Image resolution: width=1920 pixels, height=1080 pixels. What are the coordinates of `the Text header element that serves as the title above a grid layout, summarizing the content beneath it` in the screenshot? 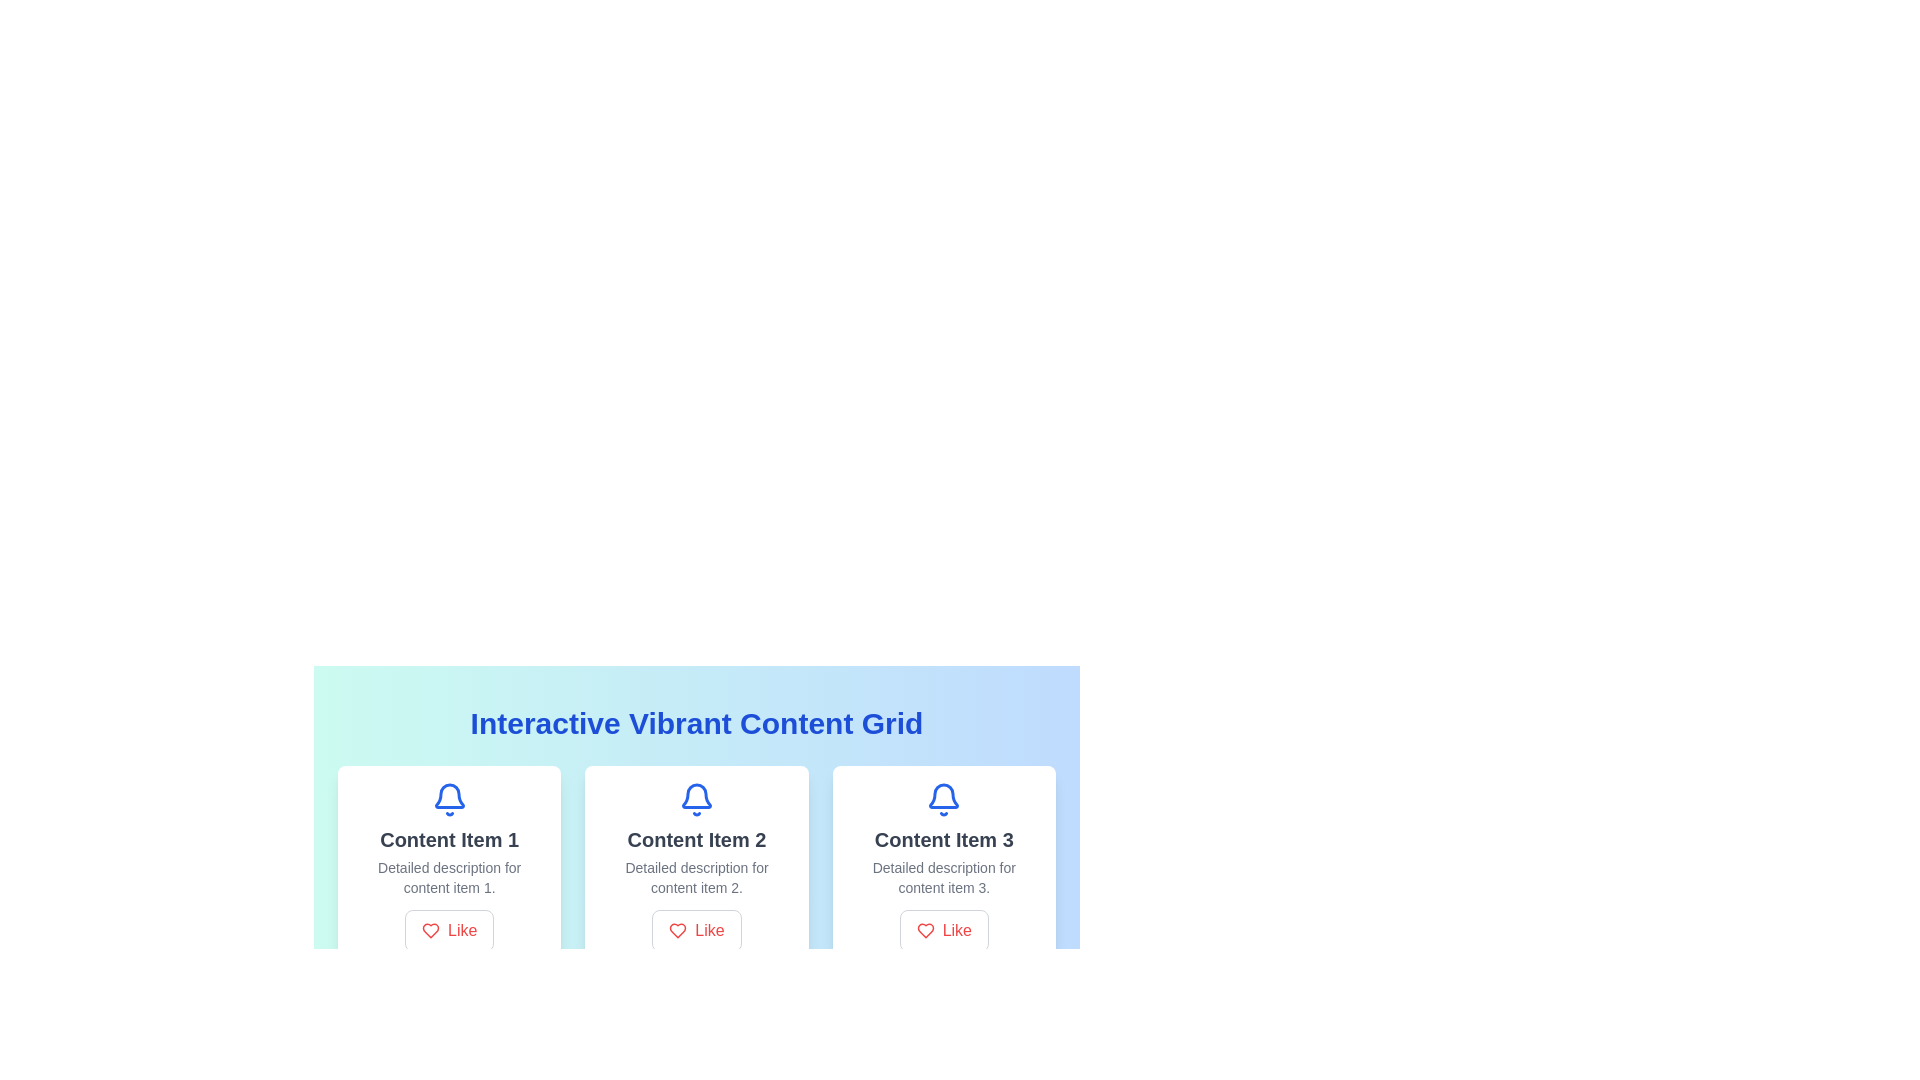 It's located at (696, 724).